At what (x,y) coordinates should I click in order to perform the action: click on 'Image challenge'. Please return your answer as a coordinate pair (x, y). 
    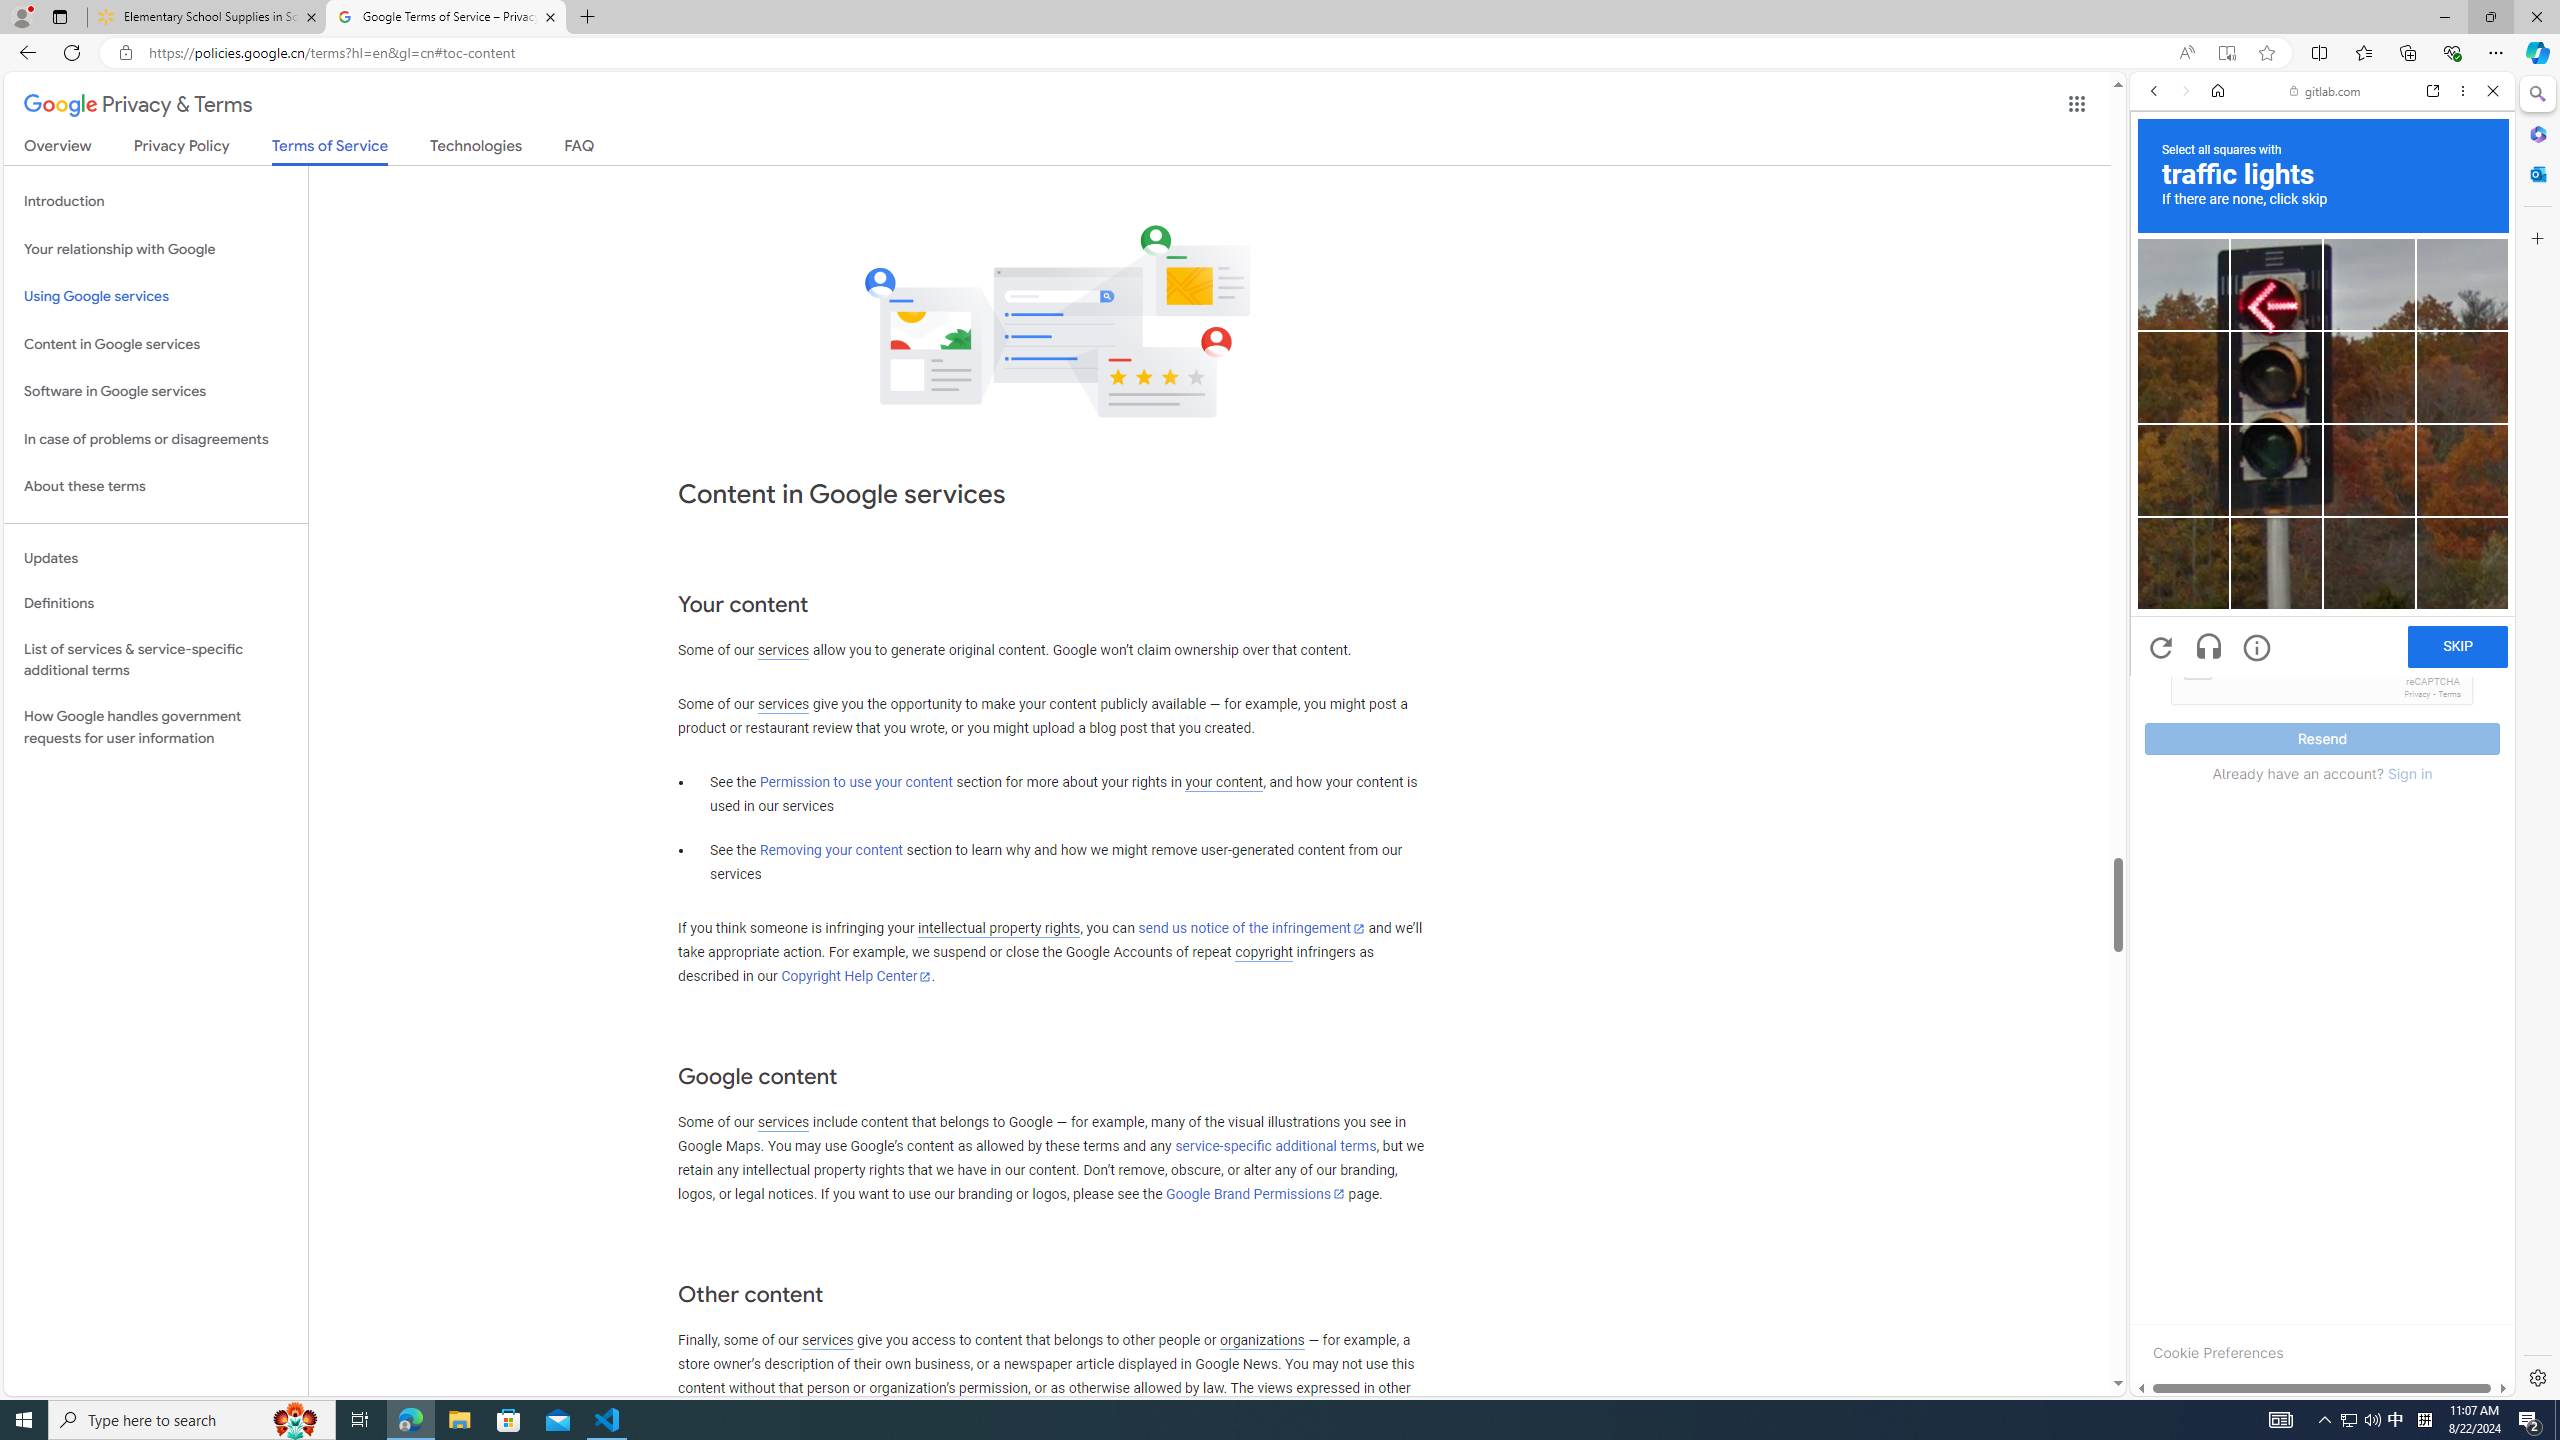
    Looking at the image, I should click on (2274, 470).